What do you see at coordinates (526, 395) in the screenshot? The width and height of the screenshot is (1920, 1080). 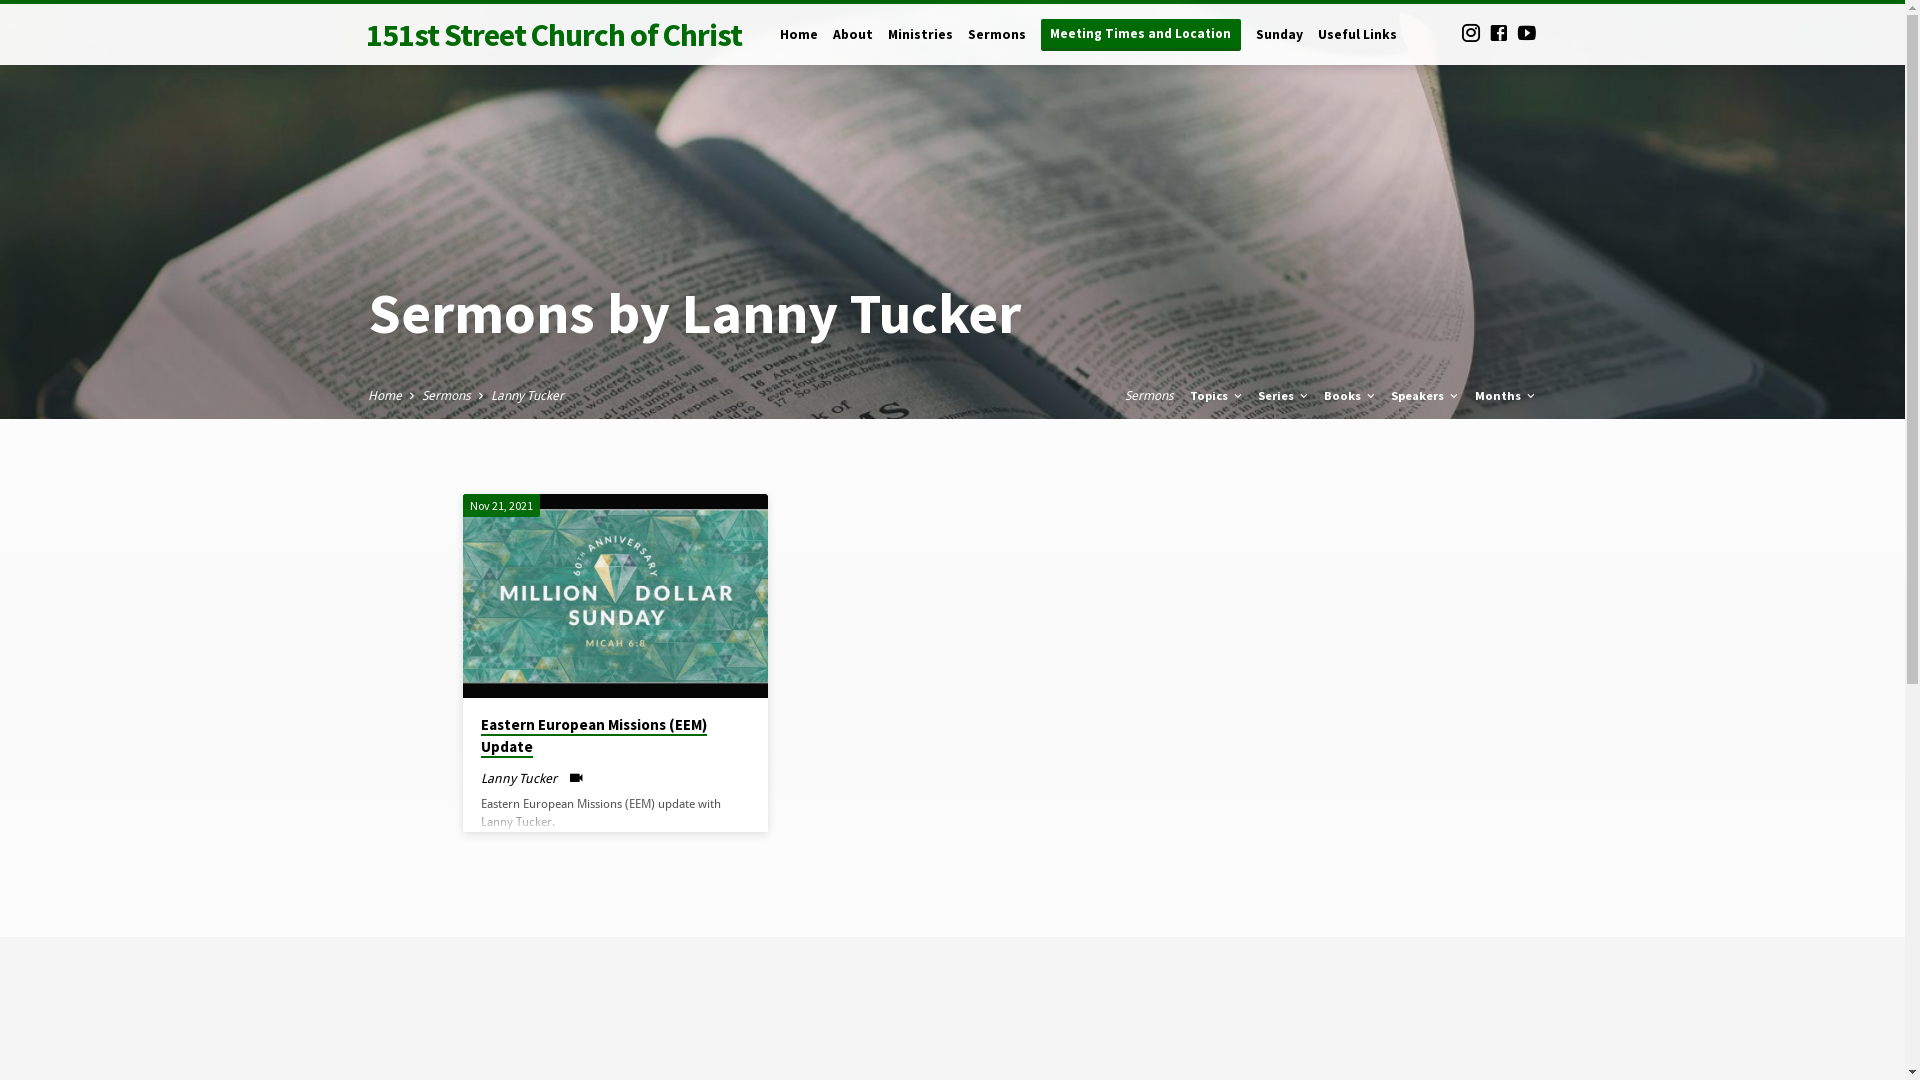 I see `'Lanny Tucker'` at bounding box center [526, 395].